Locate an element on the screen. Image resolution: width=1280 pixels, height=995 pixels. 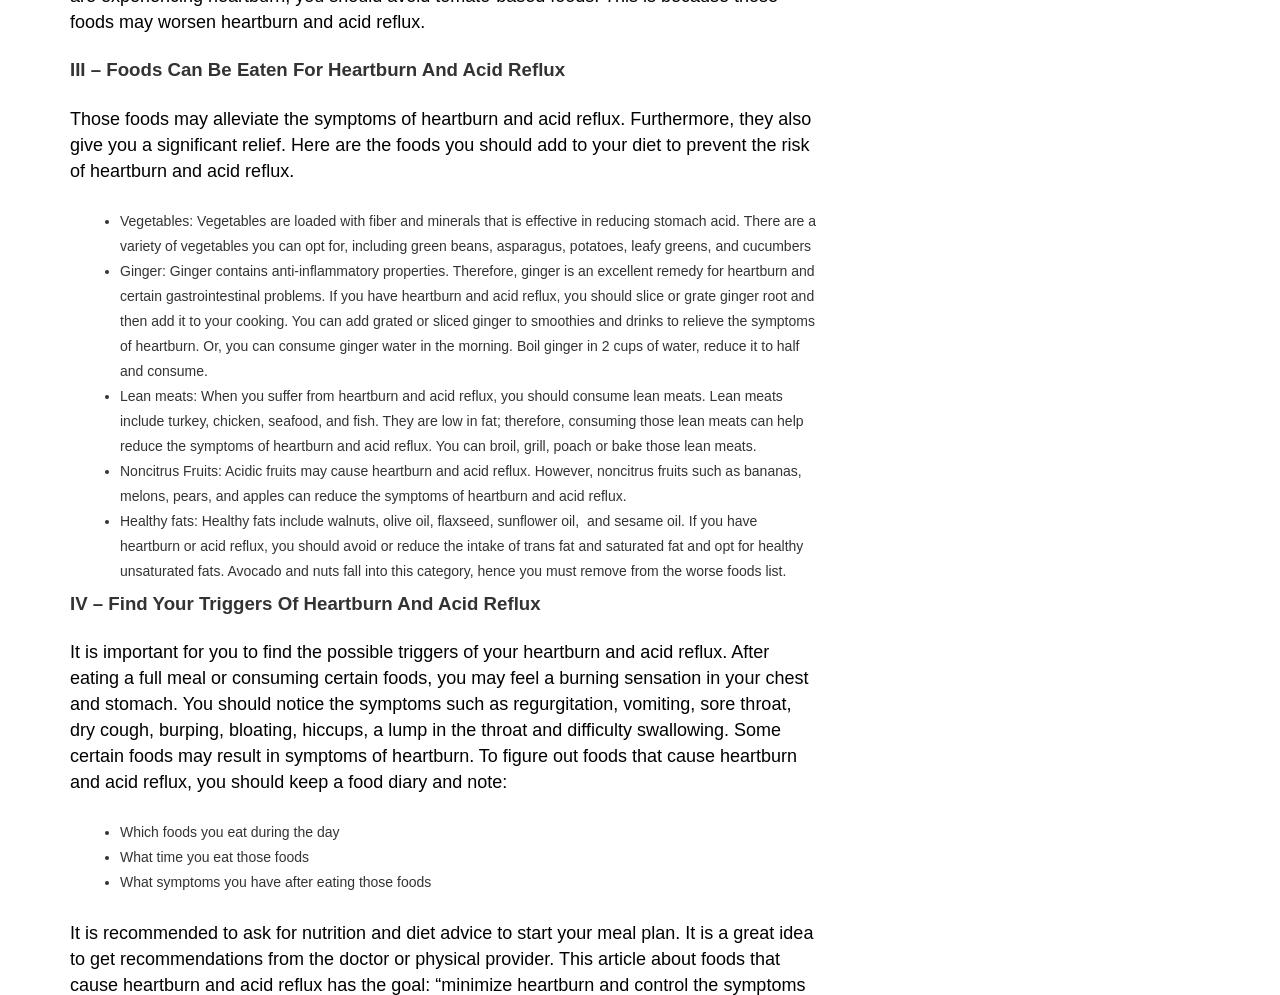
'IV – Find Your Triggers Of Heartburn And Acid Reflux' is located at coordinates (304, 601).